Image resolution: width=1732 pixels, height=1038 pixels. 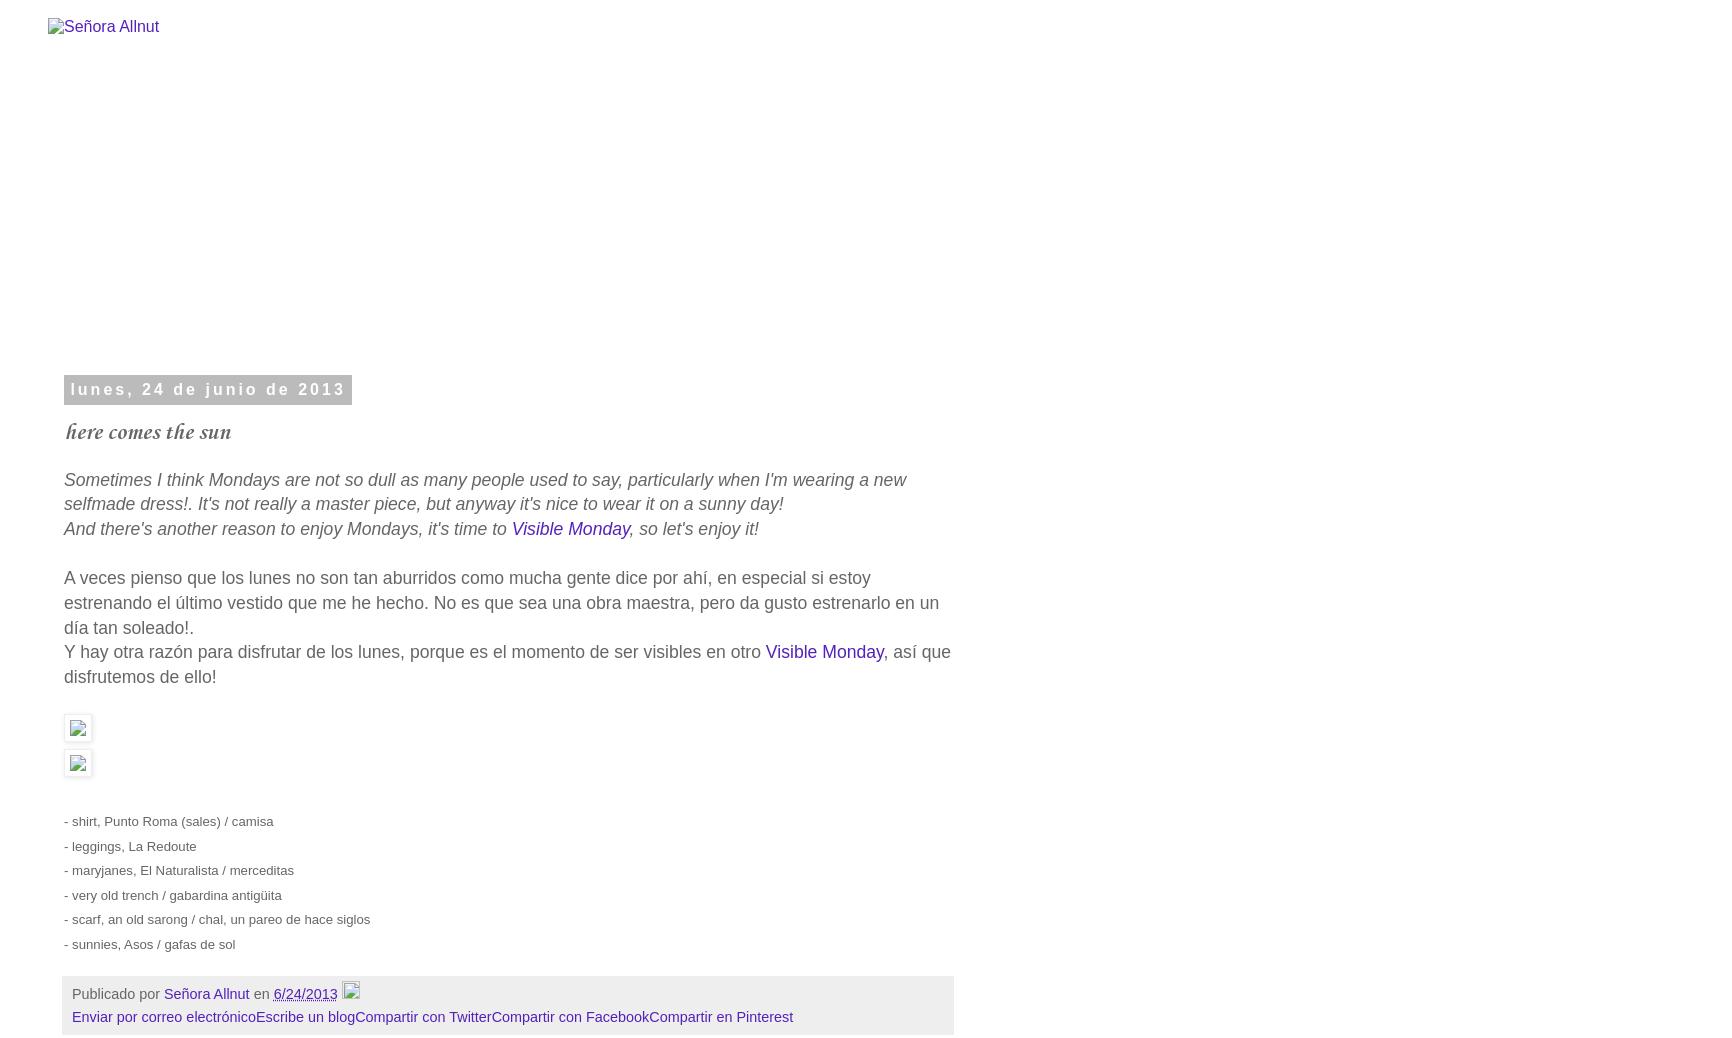 I want to click on 'here comes the sun', so click(x=147, y=431).